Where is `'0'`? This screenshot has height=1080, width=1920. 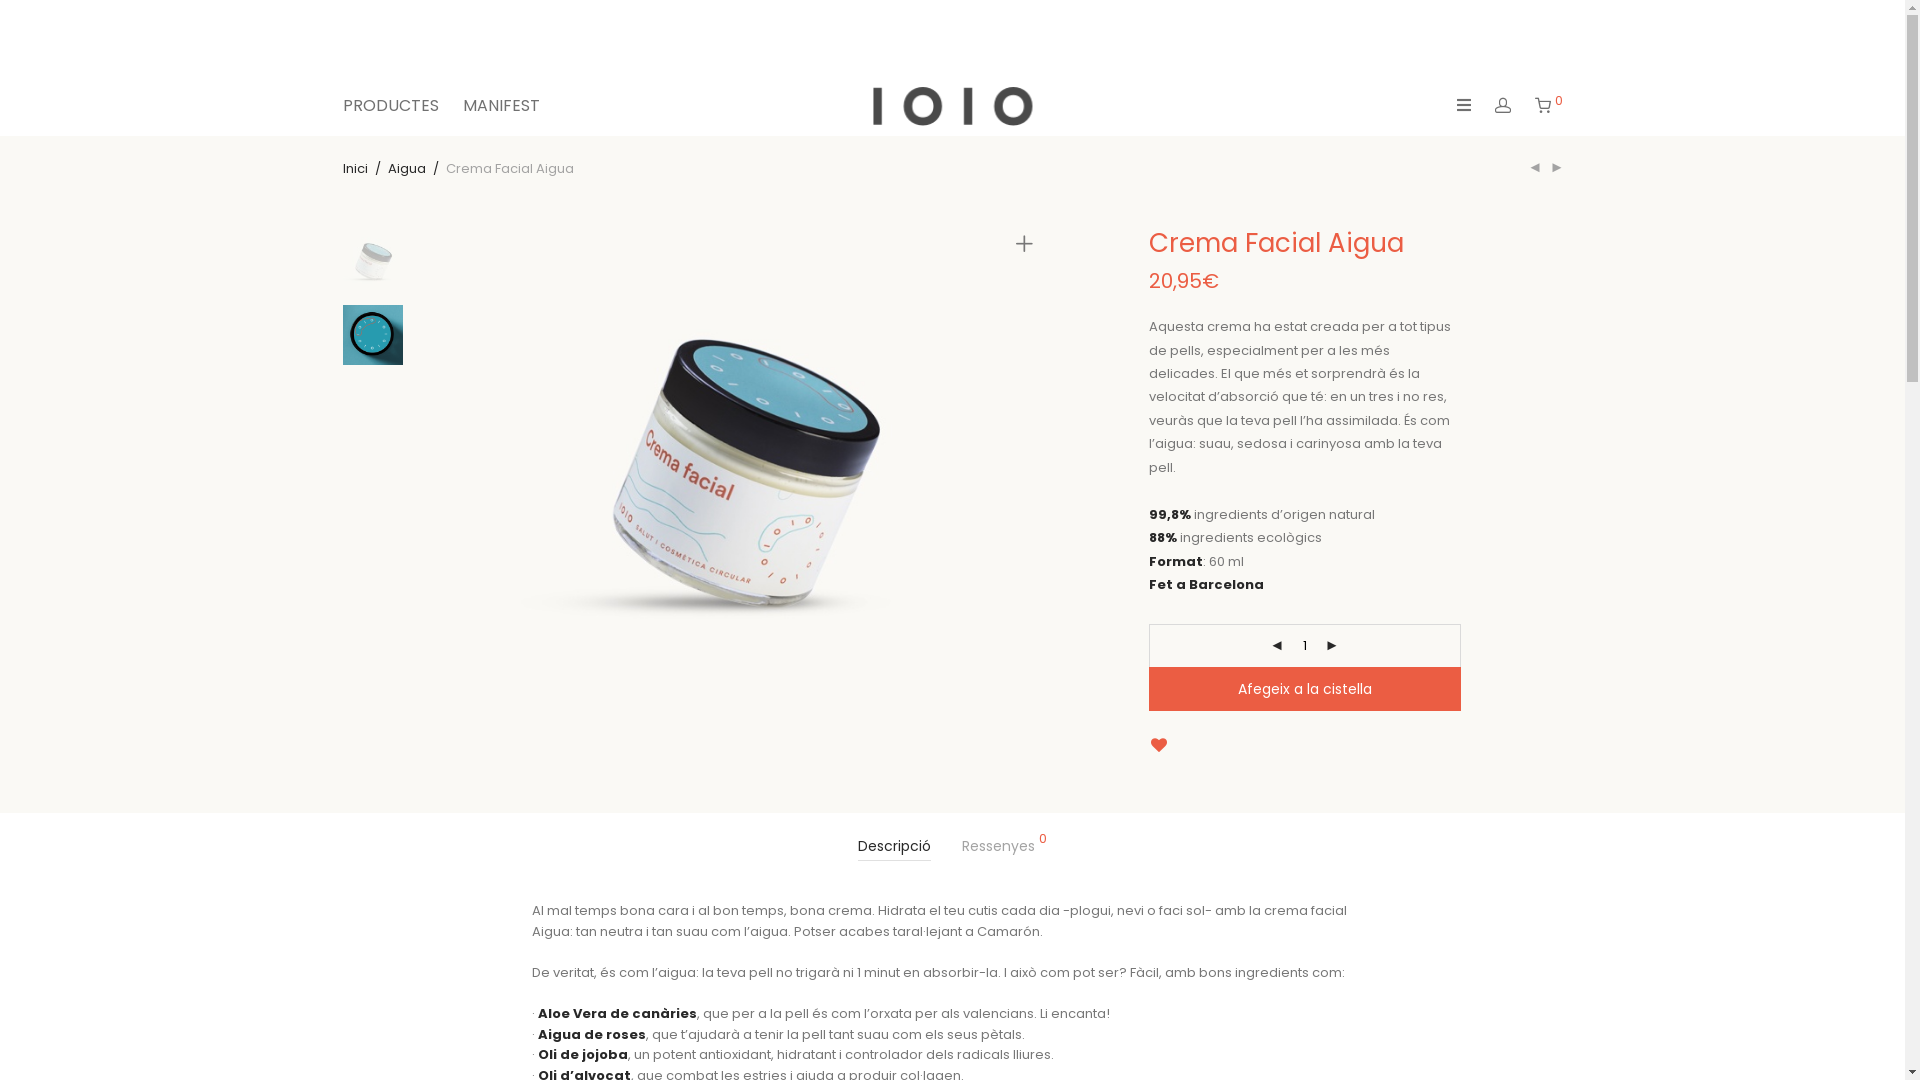 '0' is located at coordinates (1547, 105).